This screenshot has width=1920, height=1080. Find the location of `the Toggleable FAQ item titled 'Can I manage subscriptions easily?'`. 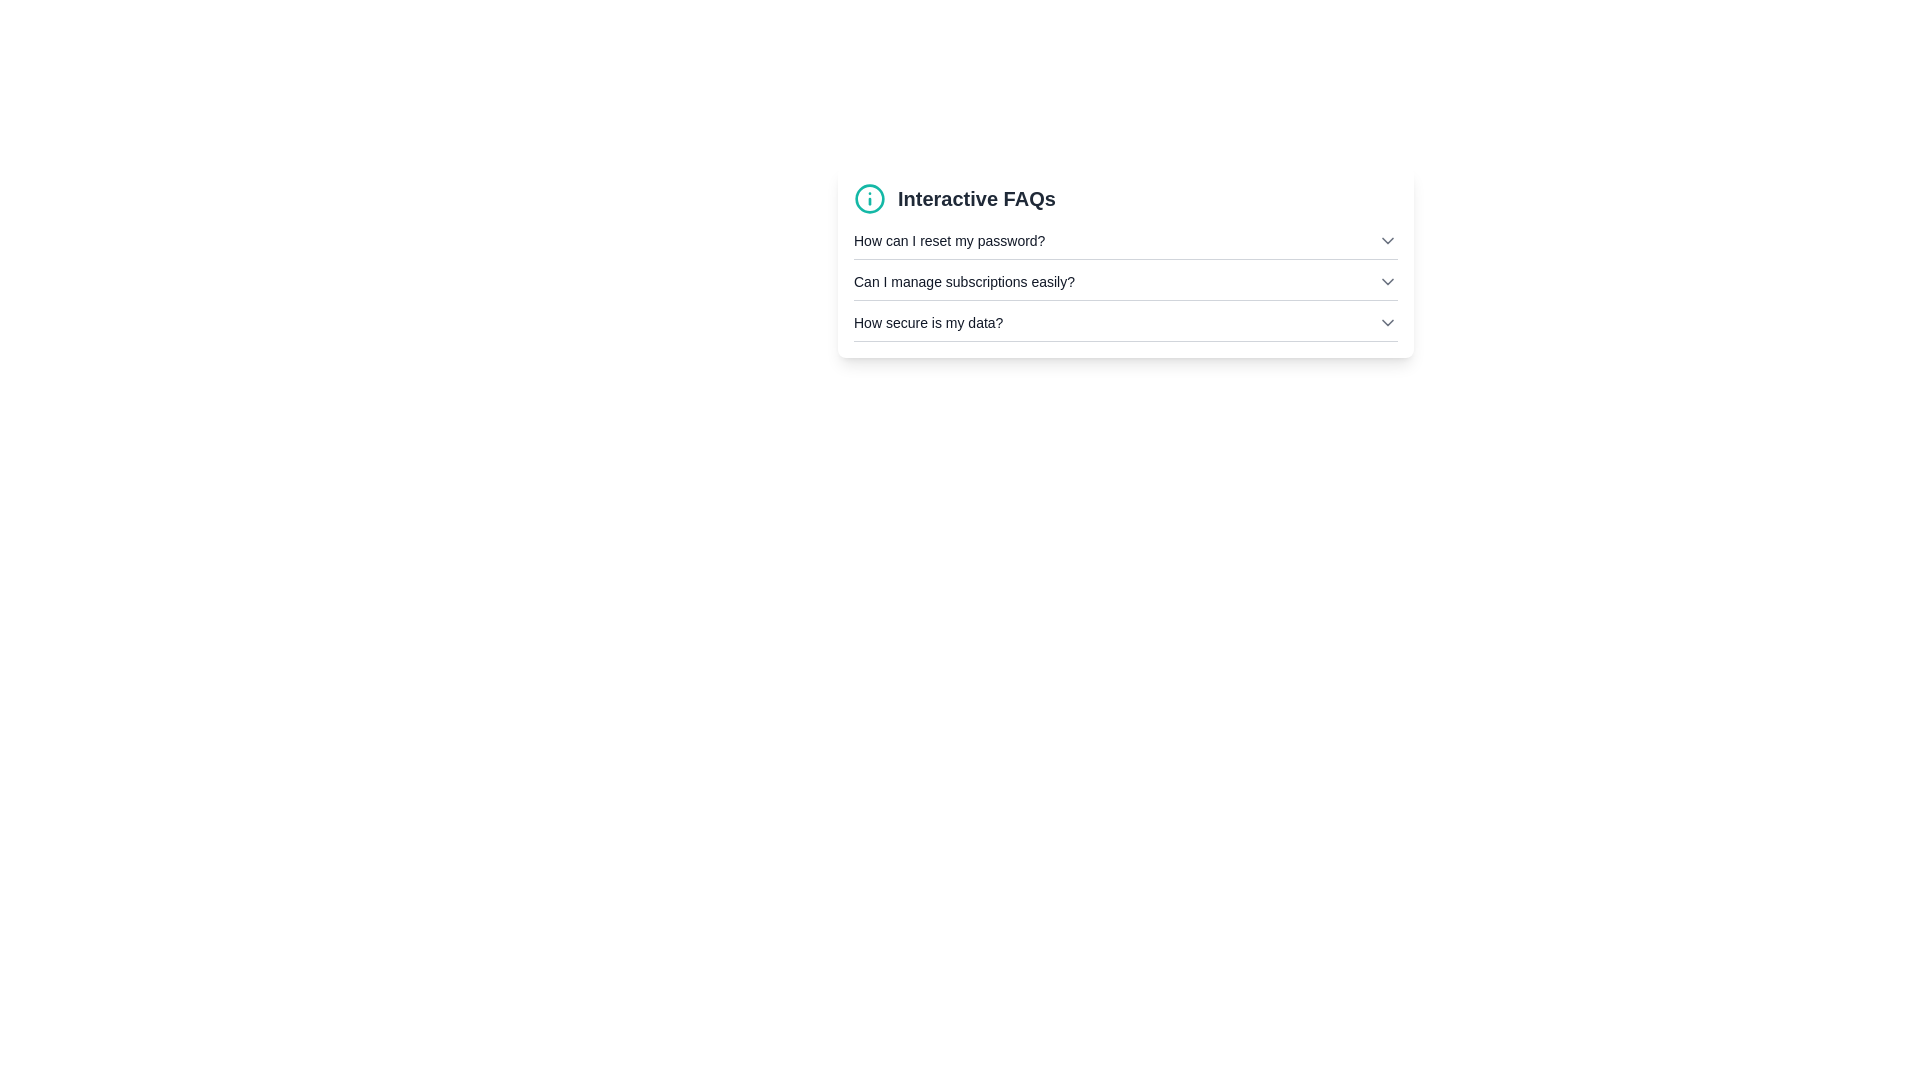

the Toggleable FAQ item titled 'Can I manage subscriptions easily?' is located at coordinates (1126, 285).